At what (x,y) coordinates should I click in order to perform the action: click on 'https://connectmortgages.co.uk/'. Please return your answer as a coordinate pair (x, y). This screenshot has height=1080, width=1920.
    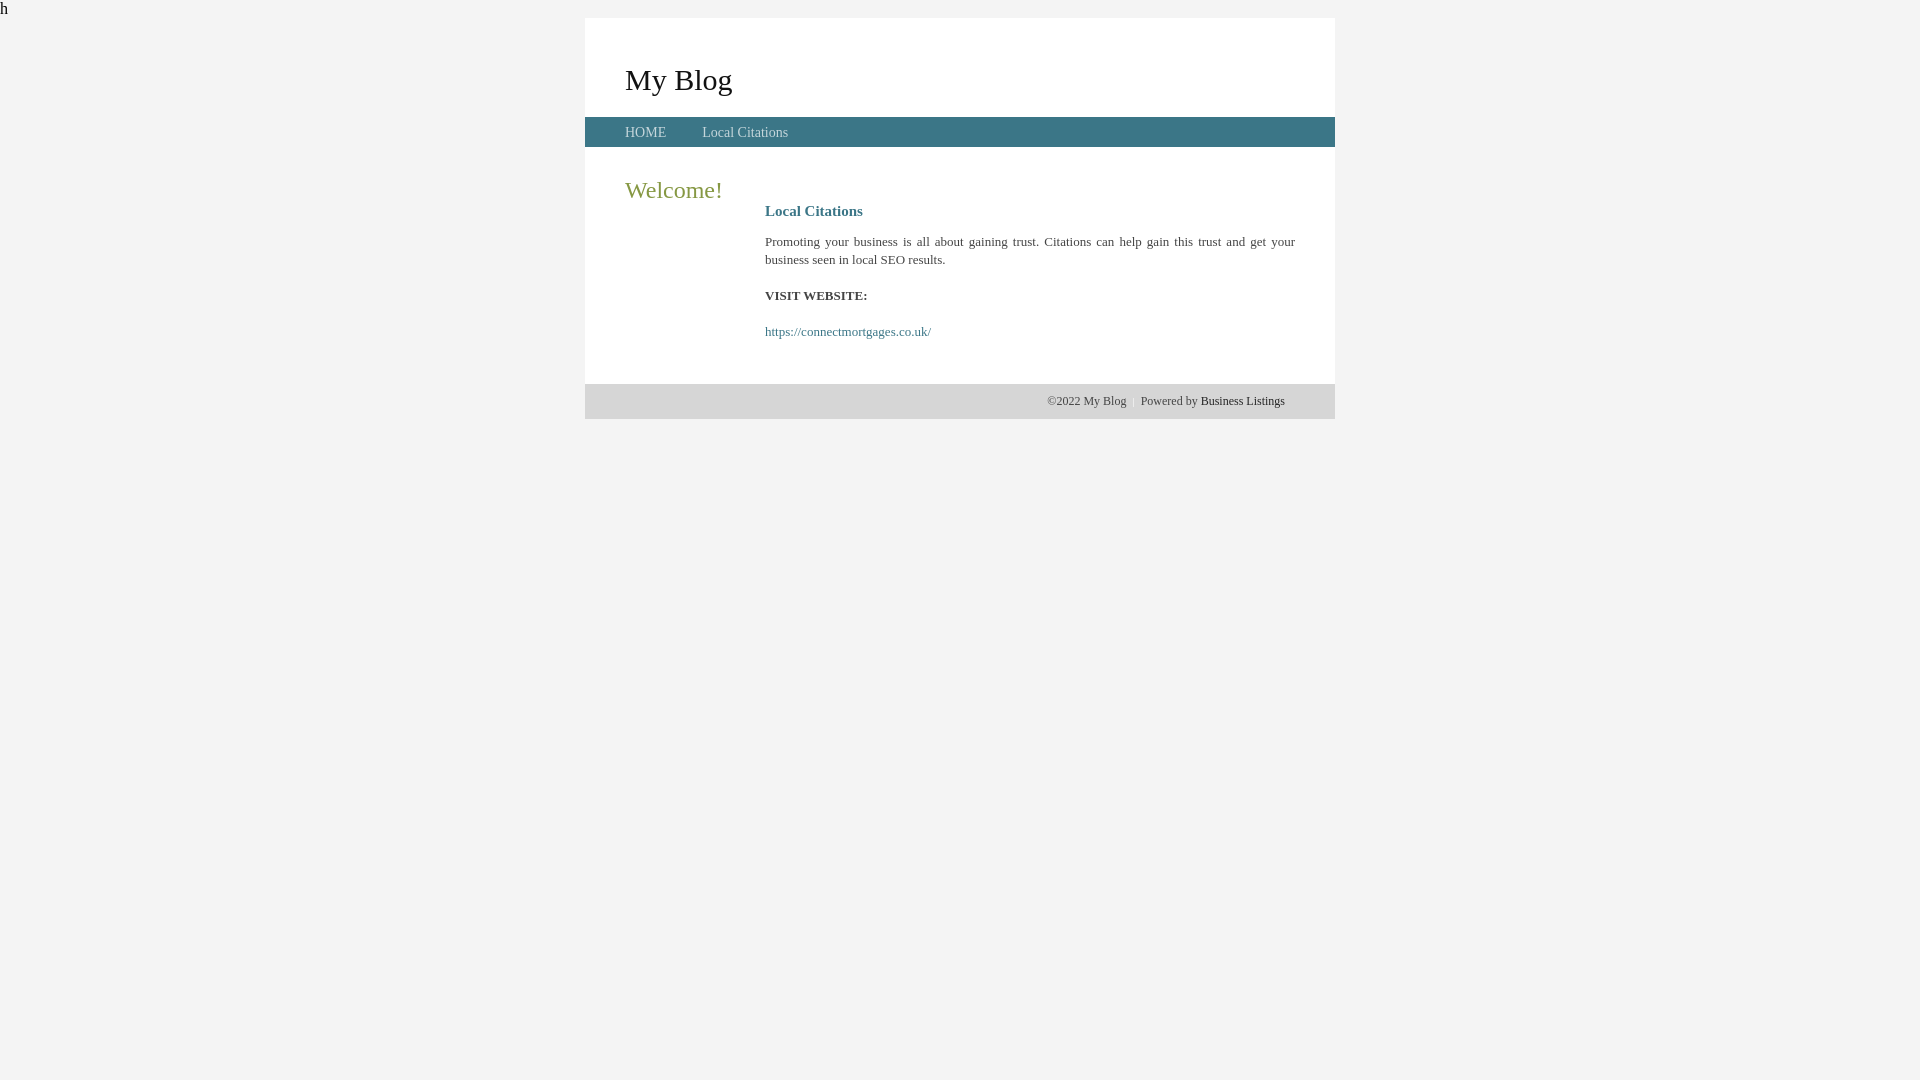
    Looking at the image, I should click on (848, 330).